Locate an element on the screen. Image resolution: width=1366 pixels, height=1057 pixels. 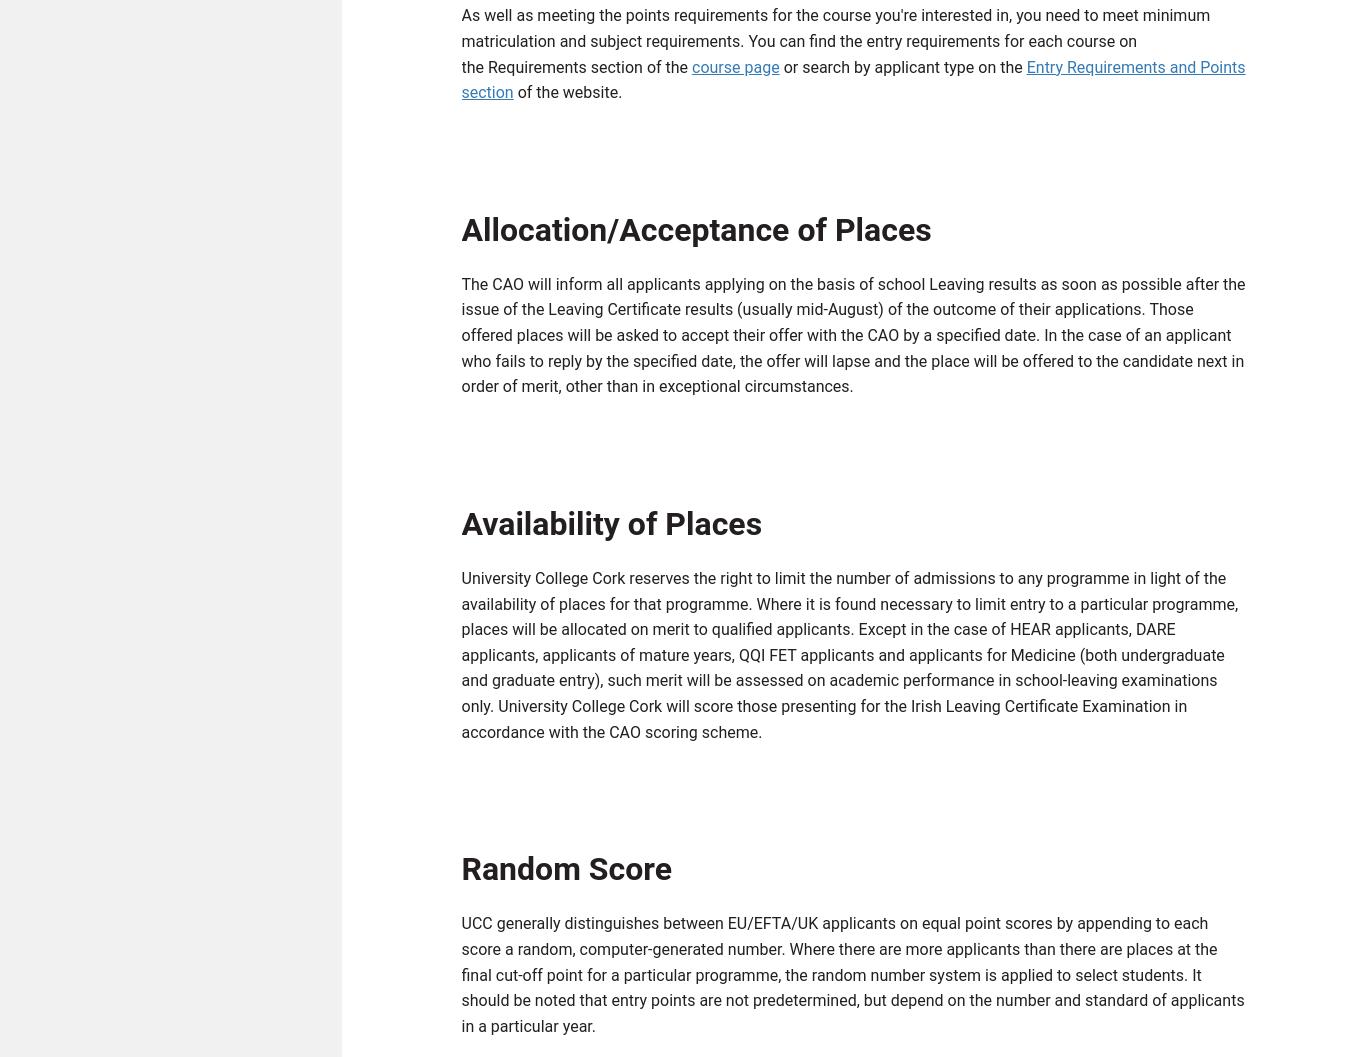
'The CAO will inform all applicants applying on the basis of school Leaving results as soon as possible after the issue of the Leaving Certificate results (usually mid-August) of the outcome of their applications. Those offered places will be asked to accept their offer with the CAO by a specified date. In the case of an applicant who fails to reply by the specified date, the offer will lapse and the place will be offered to the candidate next in order of merit, other than in exceptional circumstances.' is located at coordinates (852, 340).